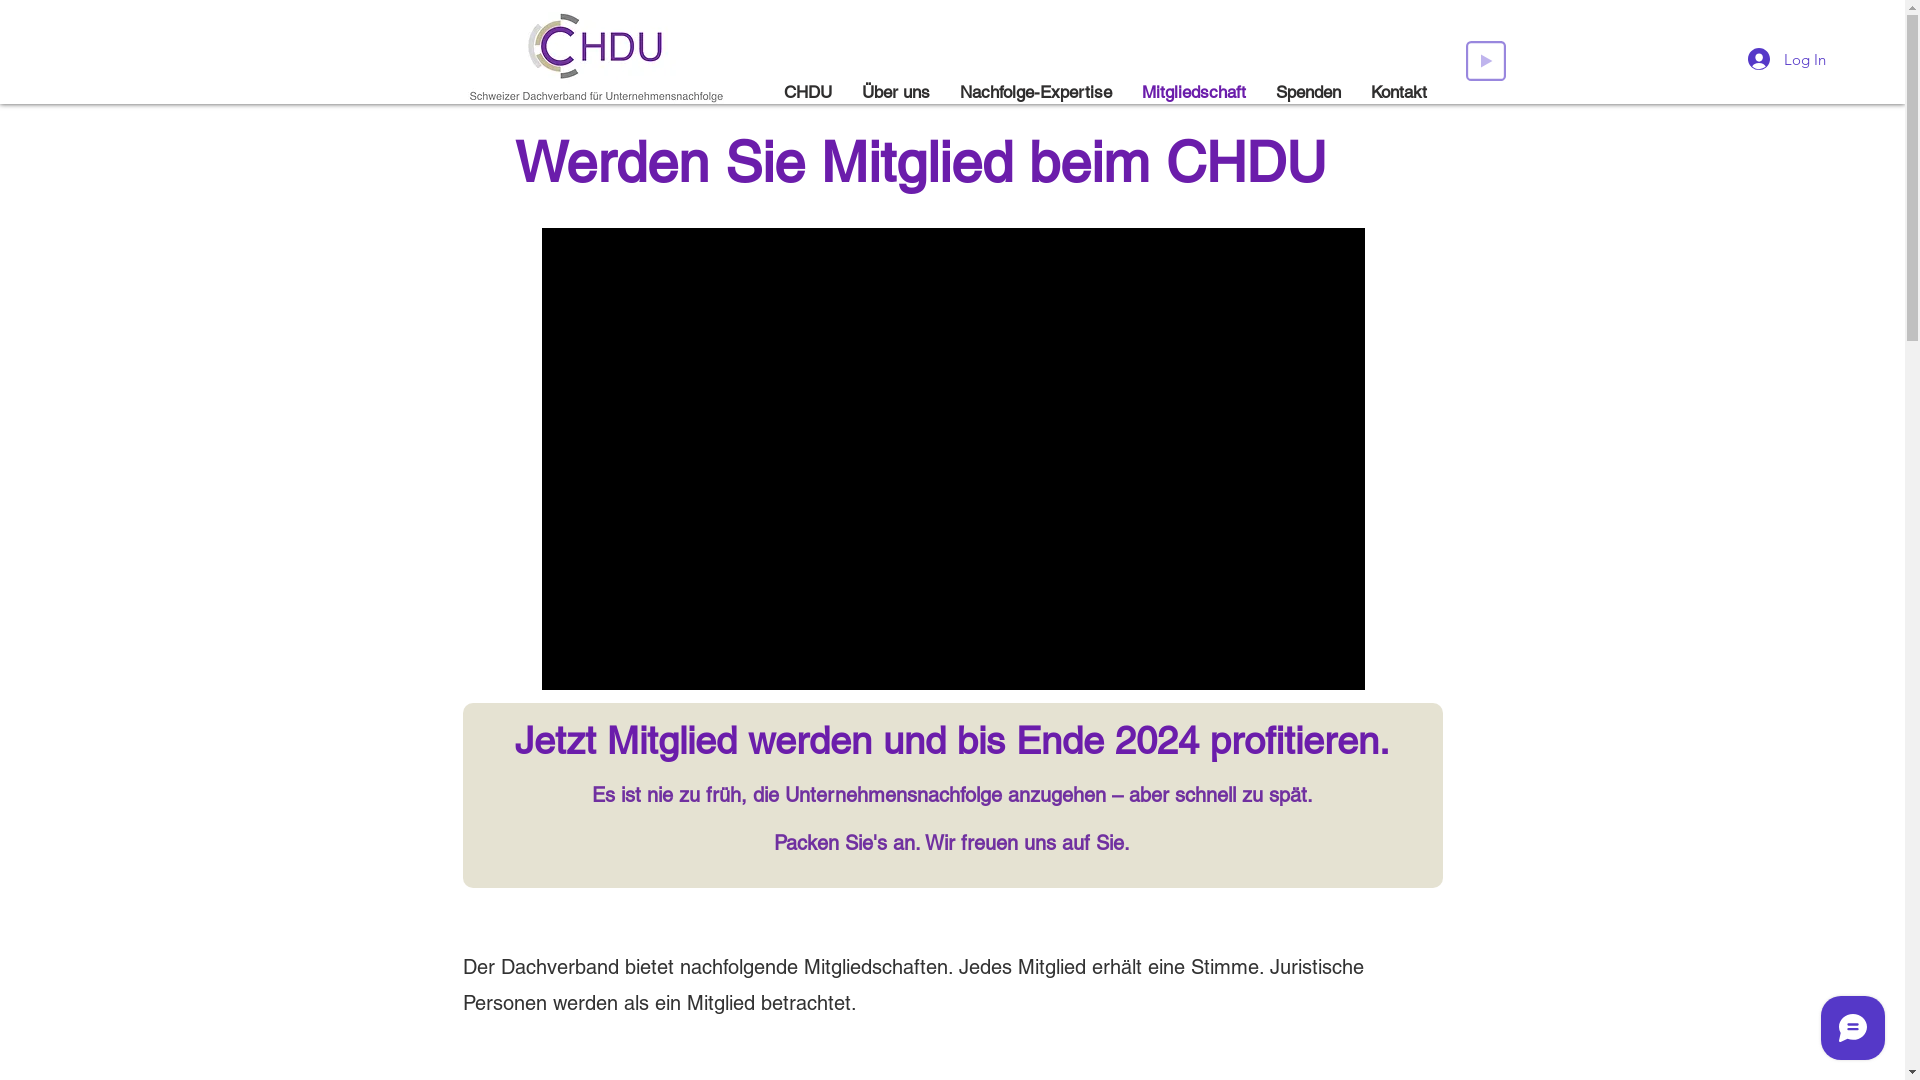  I want to click on 'Nachfolge-Expertise', so click(1035, 92).